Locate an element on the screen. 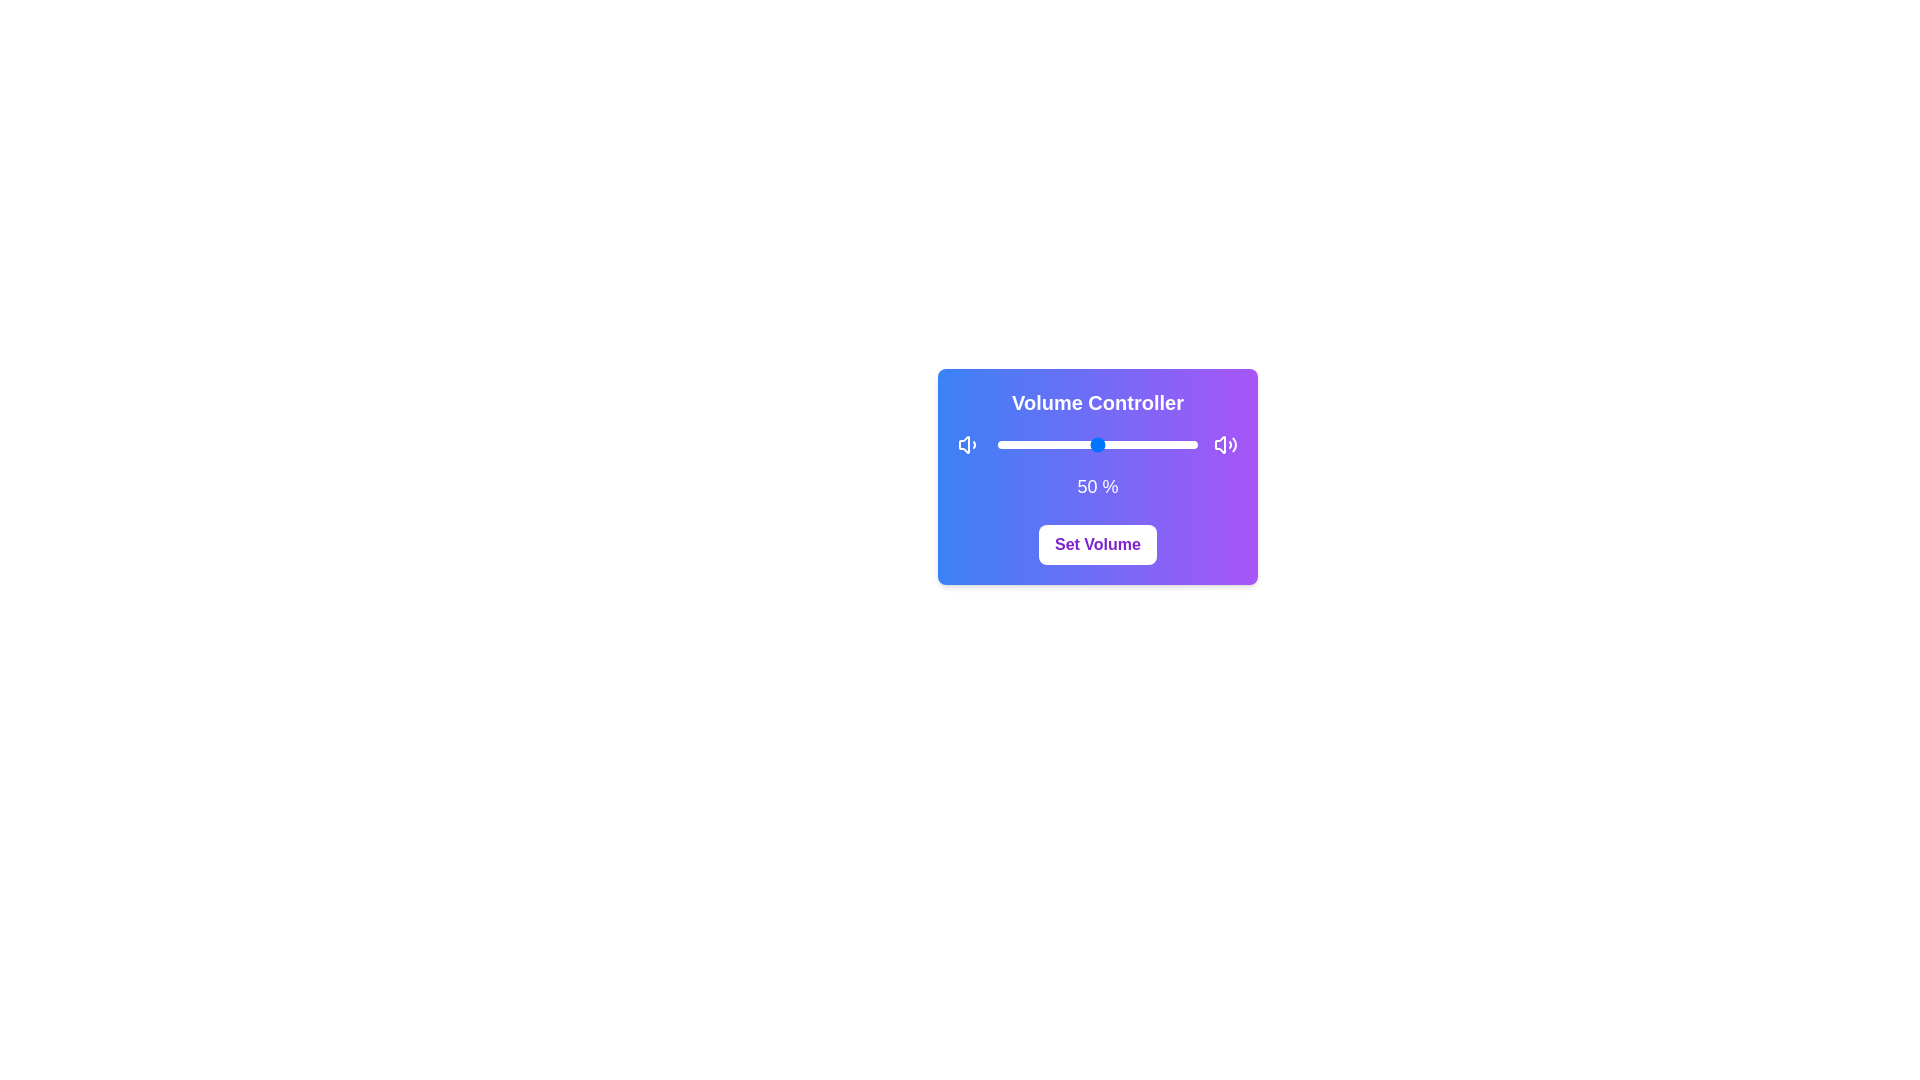 The width and height of the screenshot is (1920, 1080). 'Set Volume' button to confirm the volume setting is located at coordinates (1097, 544).